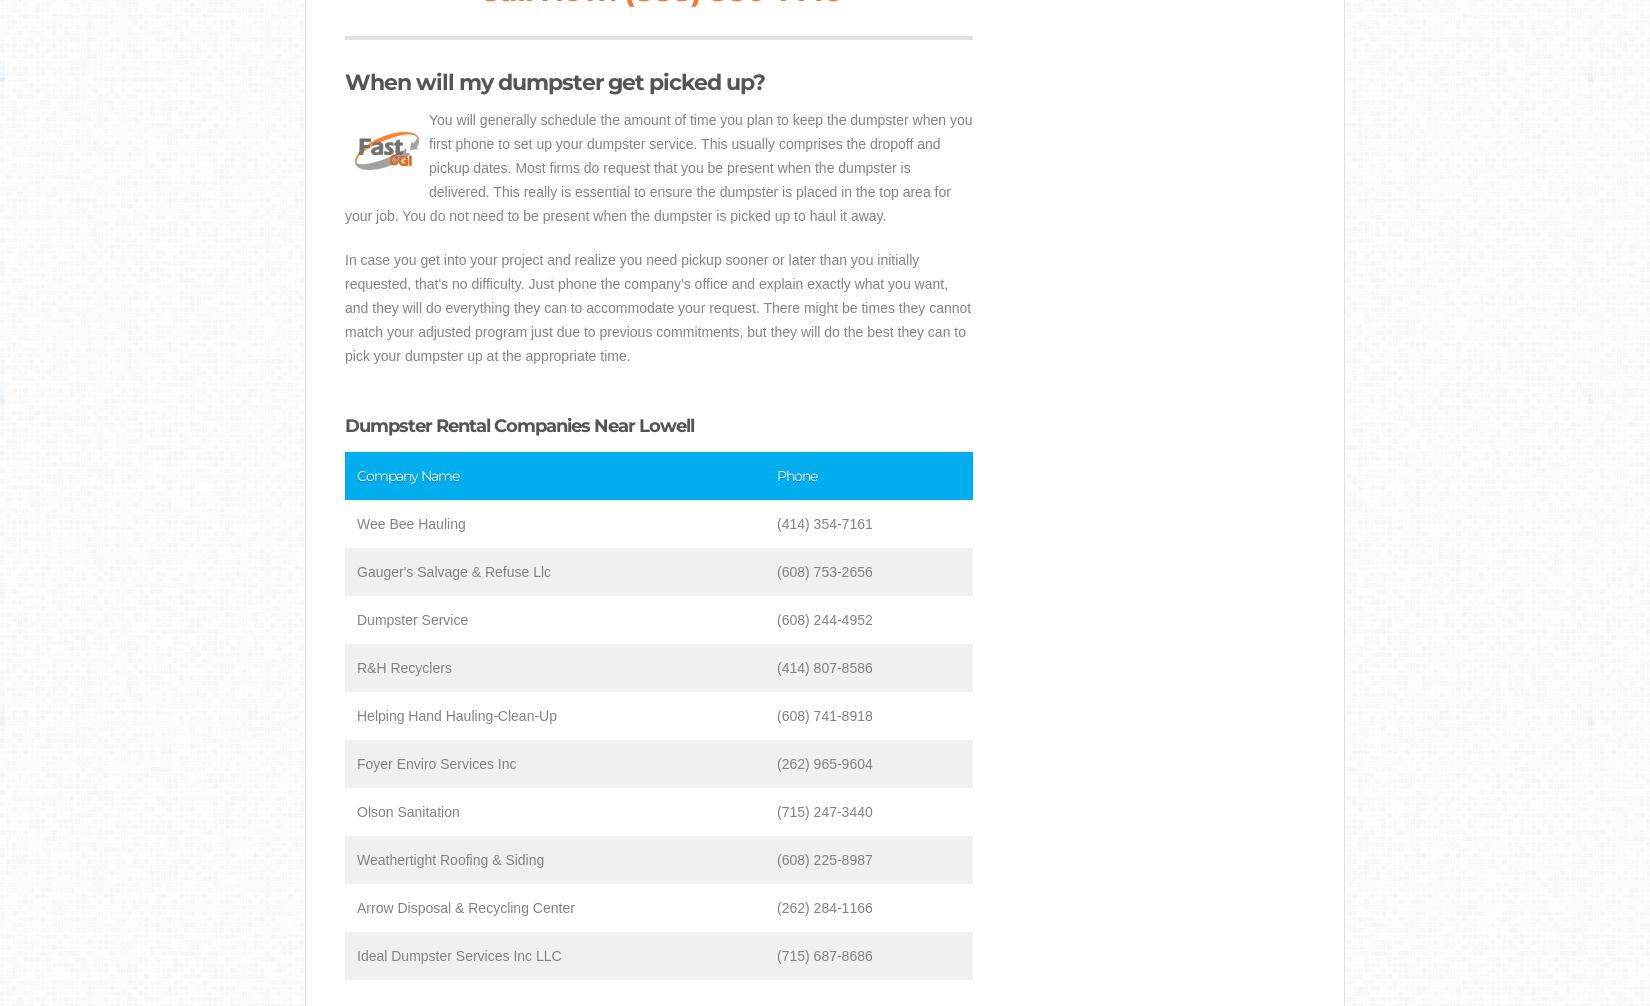 The image size is (1650, 1006). What do you see at coordinates (823, 715) in the screenshot?
I see `'(608) 741-8918'` at bounding box center [823, 715].